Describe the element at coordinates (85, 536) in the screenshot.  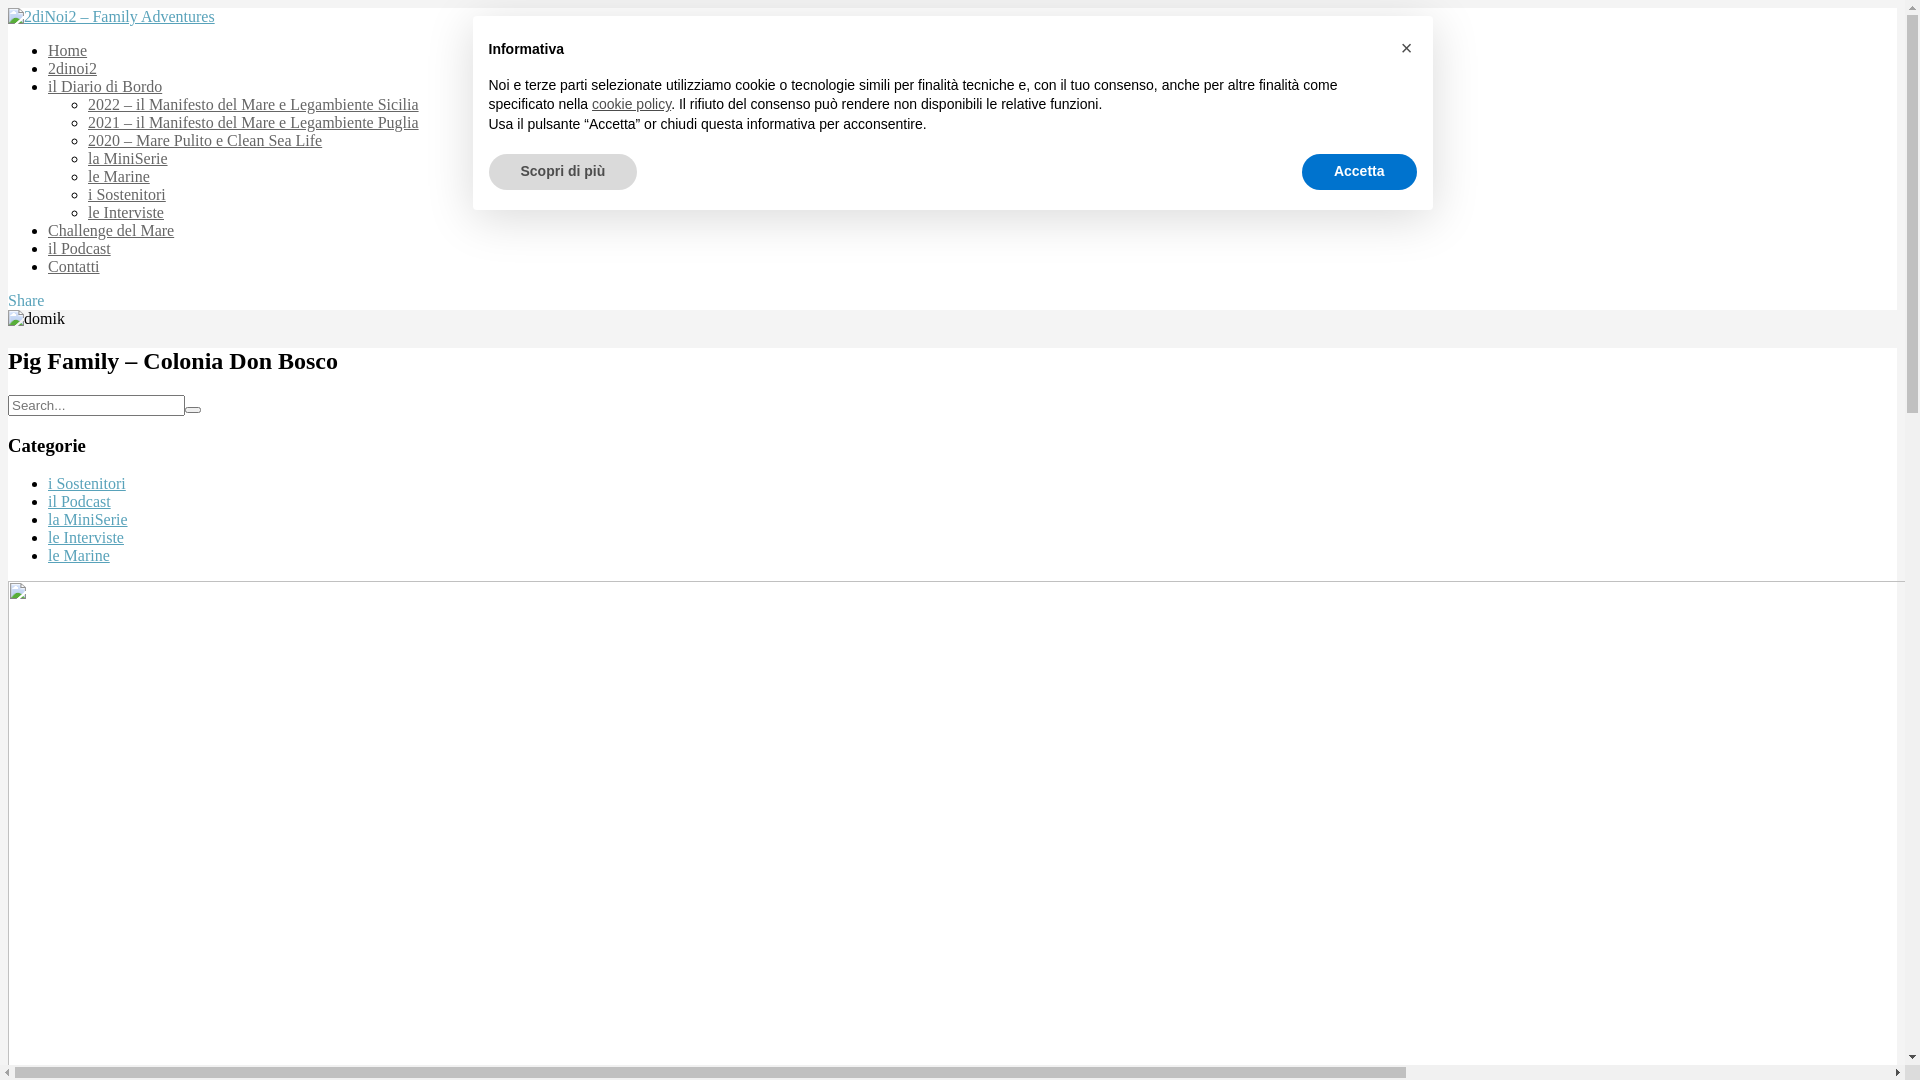
I see `'le Interviste'` at that location.